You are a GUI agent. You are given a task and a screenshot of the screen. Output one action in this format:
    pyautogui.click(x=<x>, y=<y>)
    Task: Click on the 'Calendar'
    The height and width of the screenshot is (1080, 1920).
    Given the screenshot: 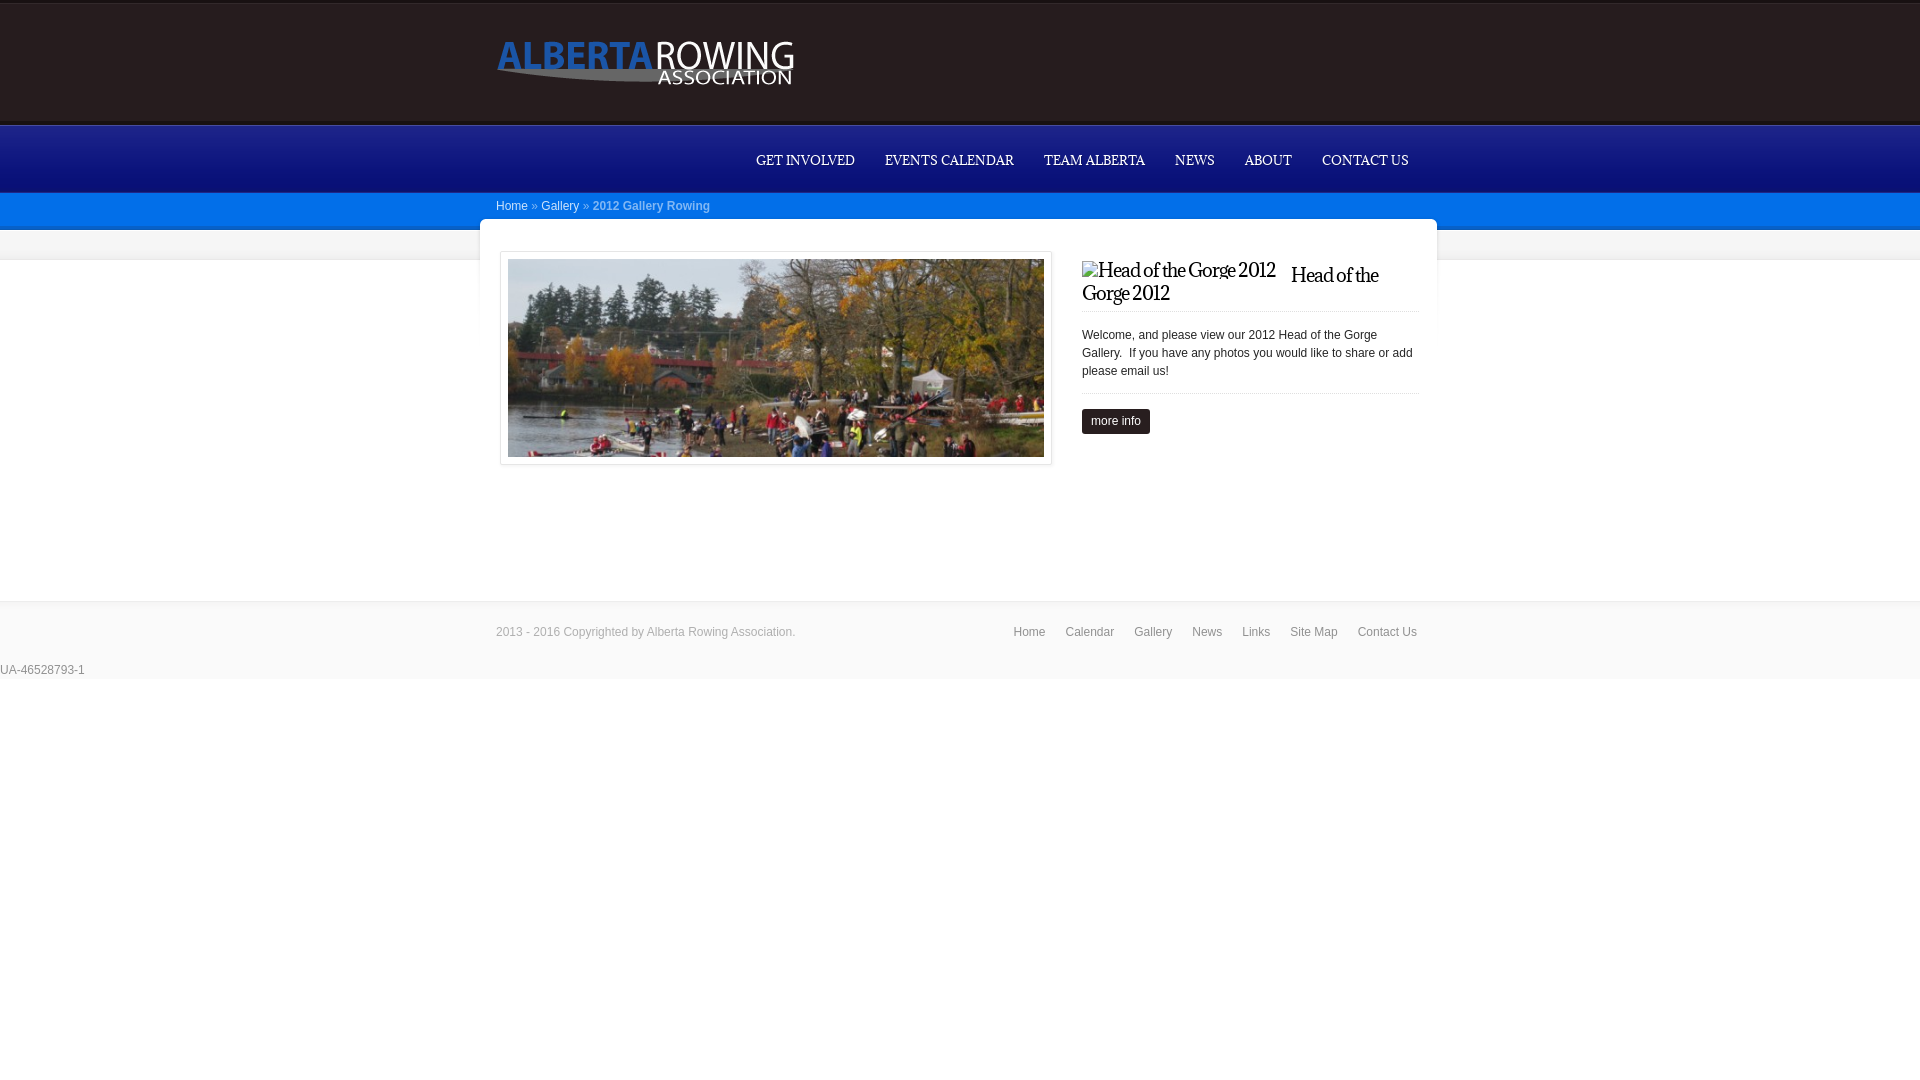 What is the action you would take?
    pyautogui.click(x=1089, y=631)
    